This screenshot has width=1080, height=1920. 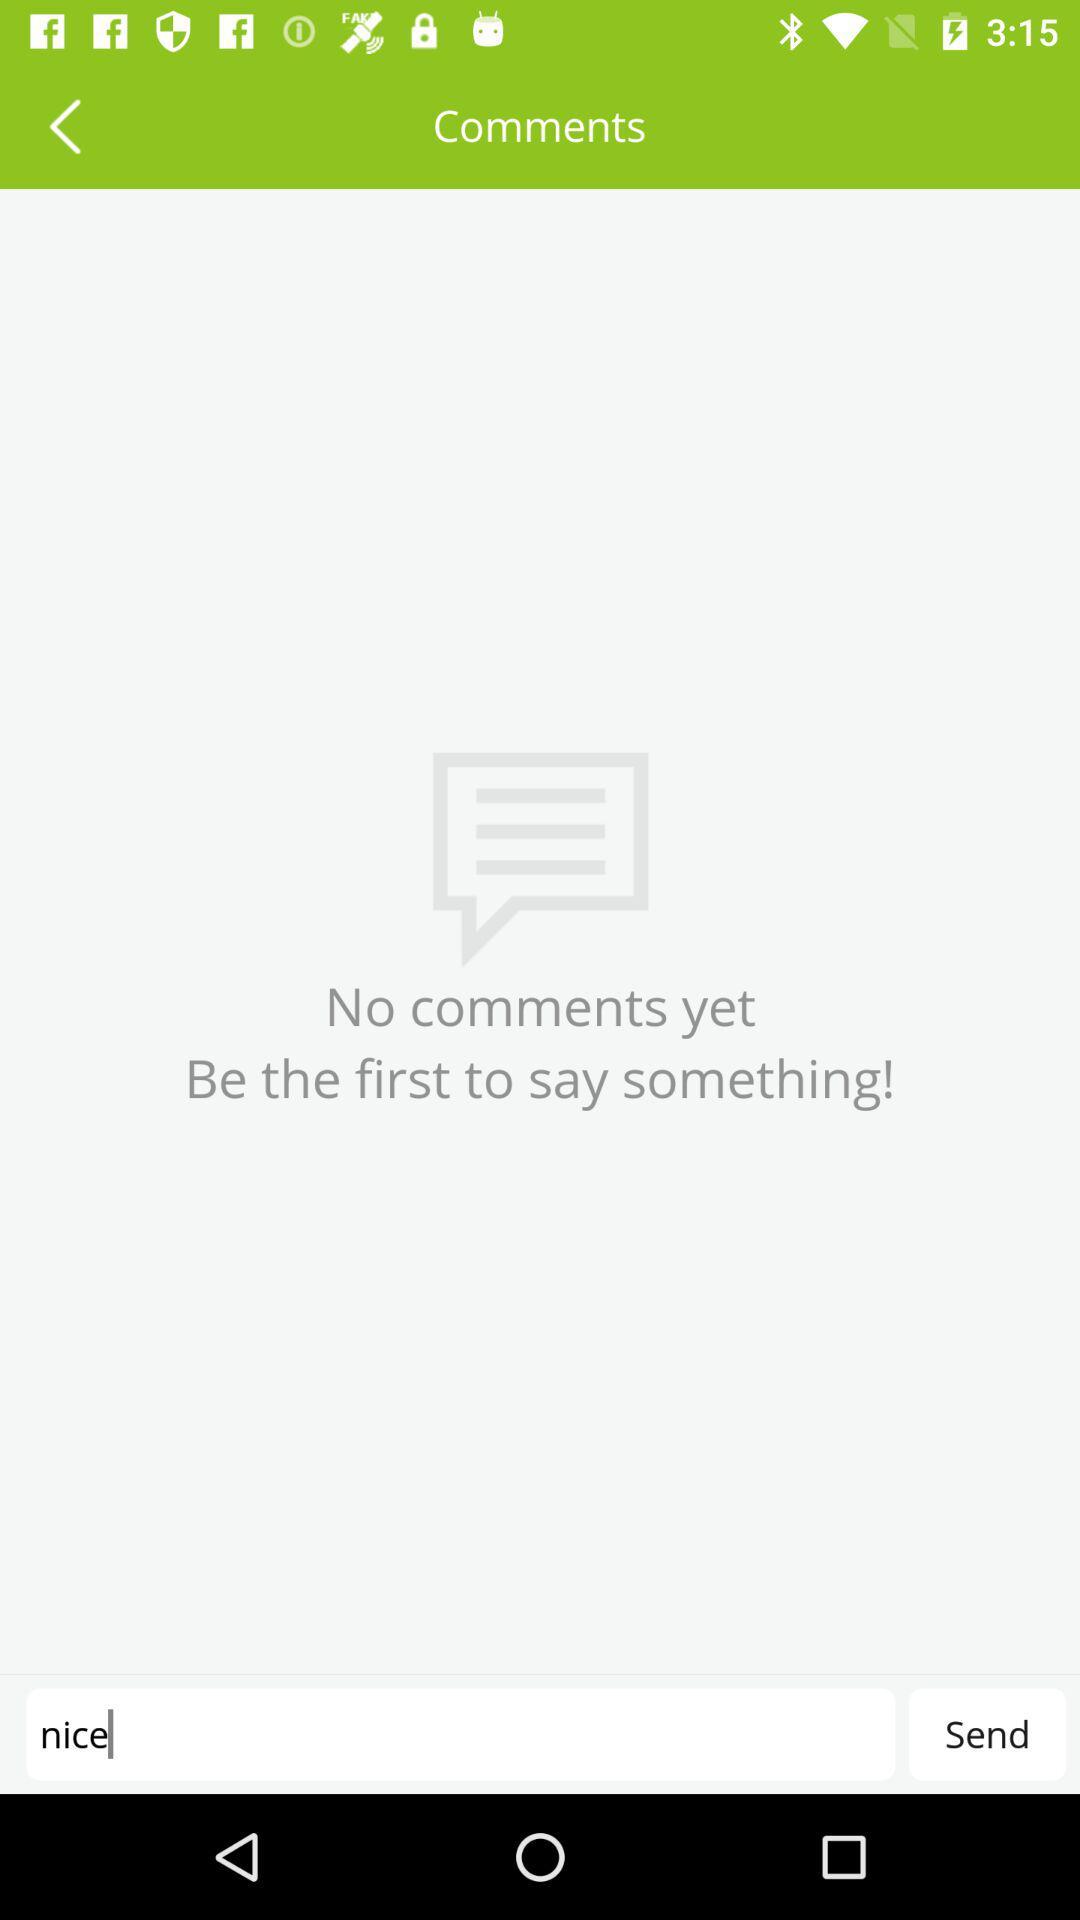 I want to click on the item to the left of comments item, so click(x=63, y=124).